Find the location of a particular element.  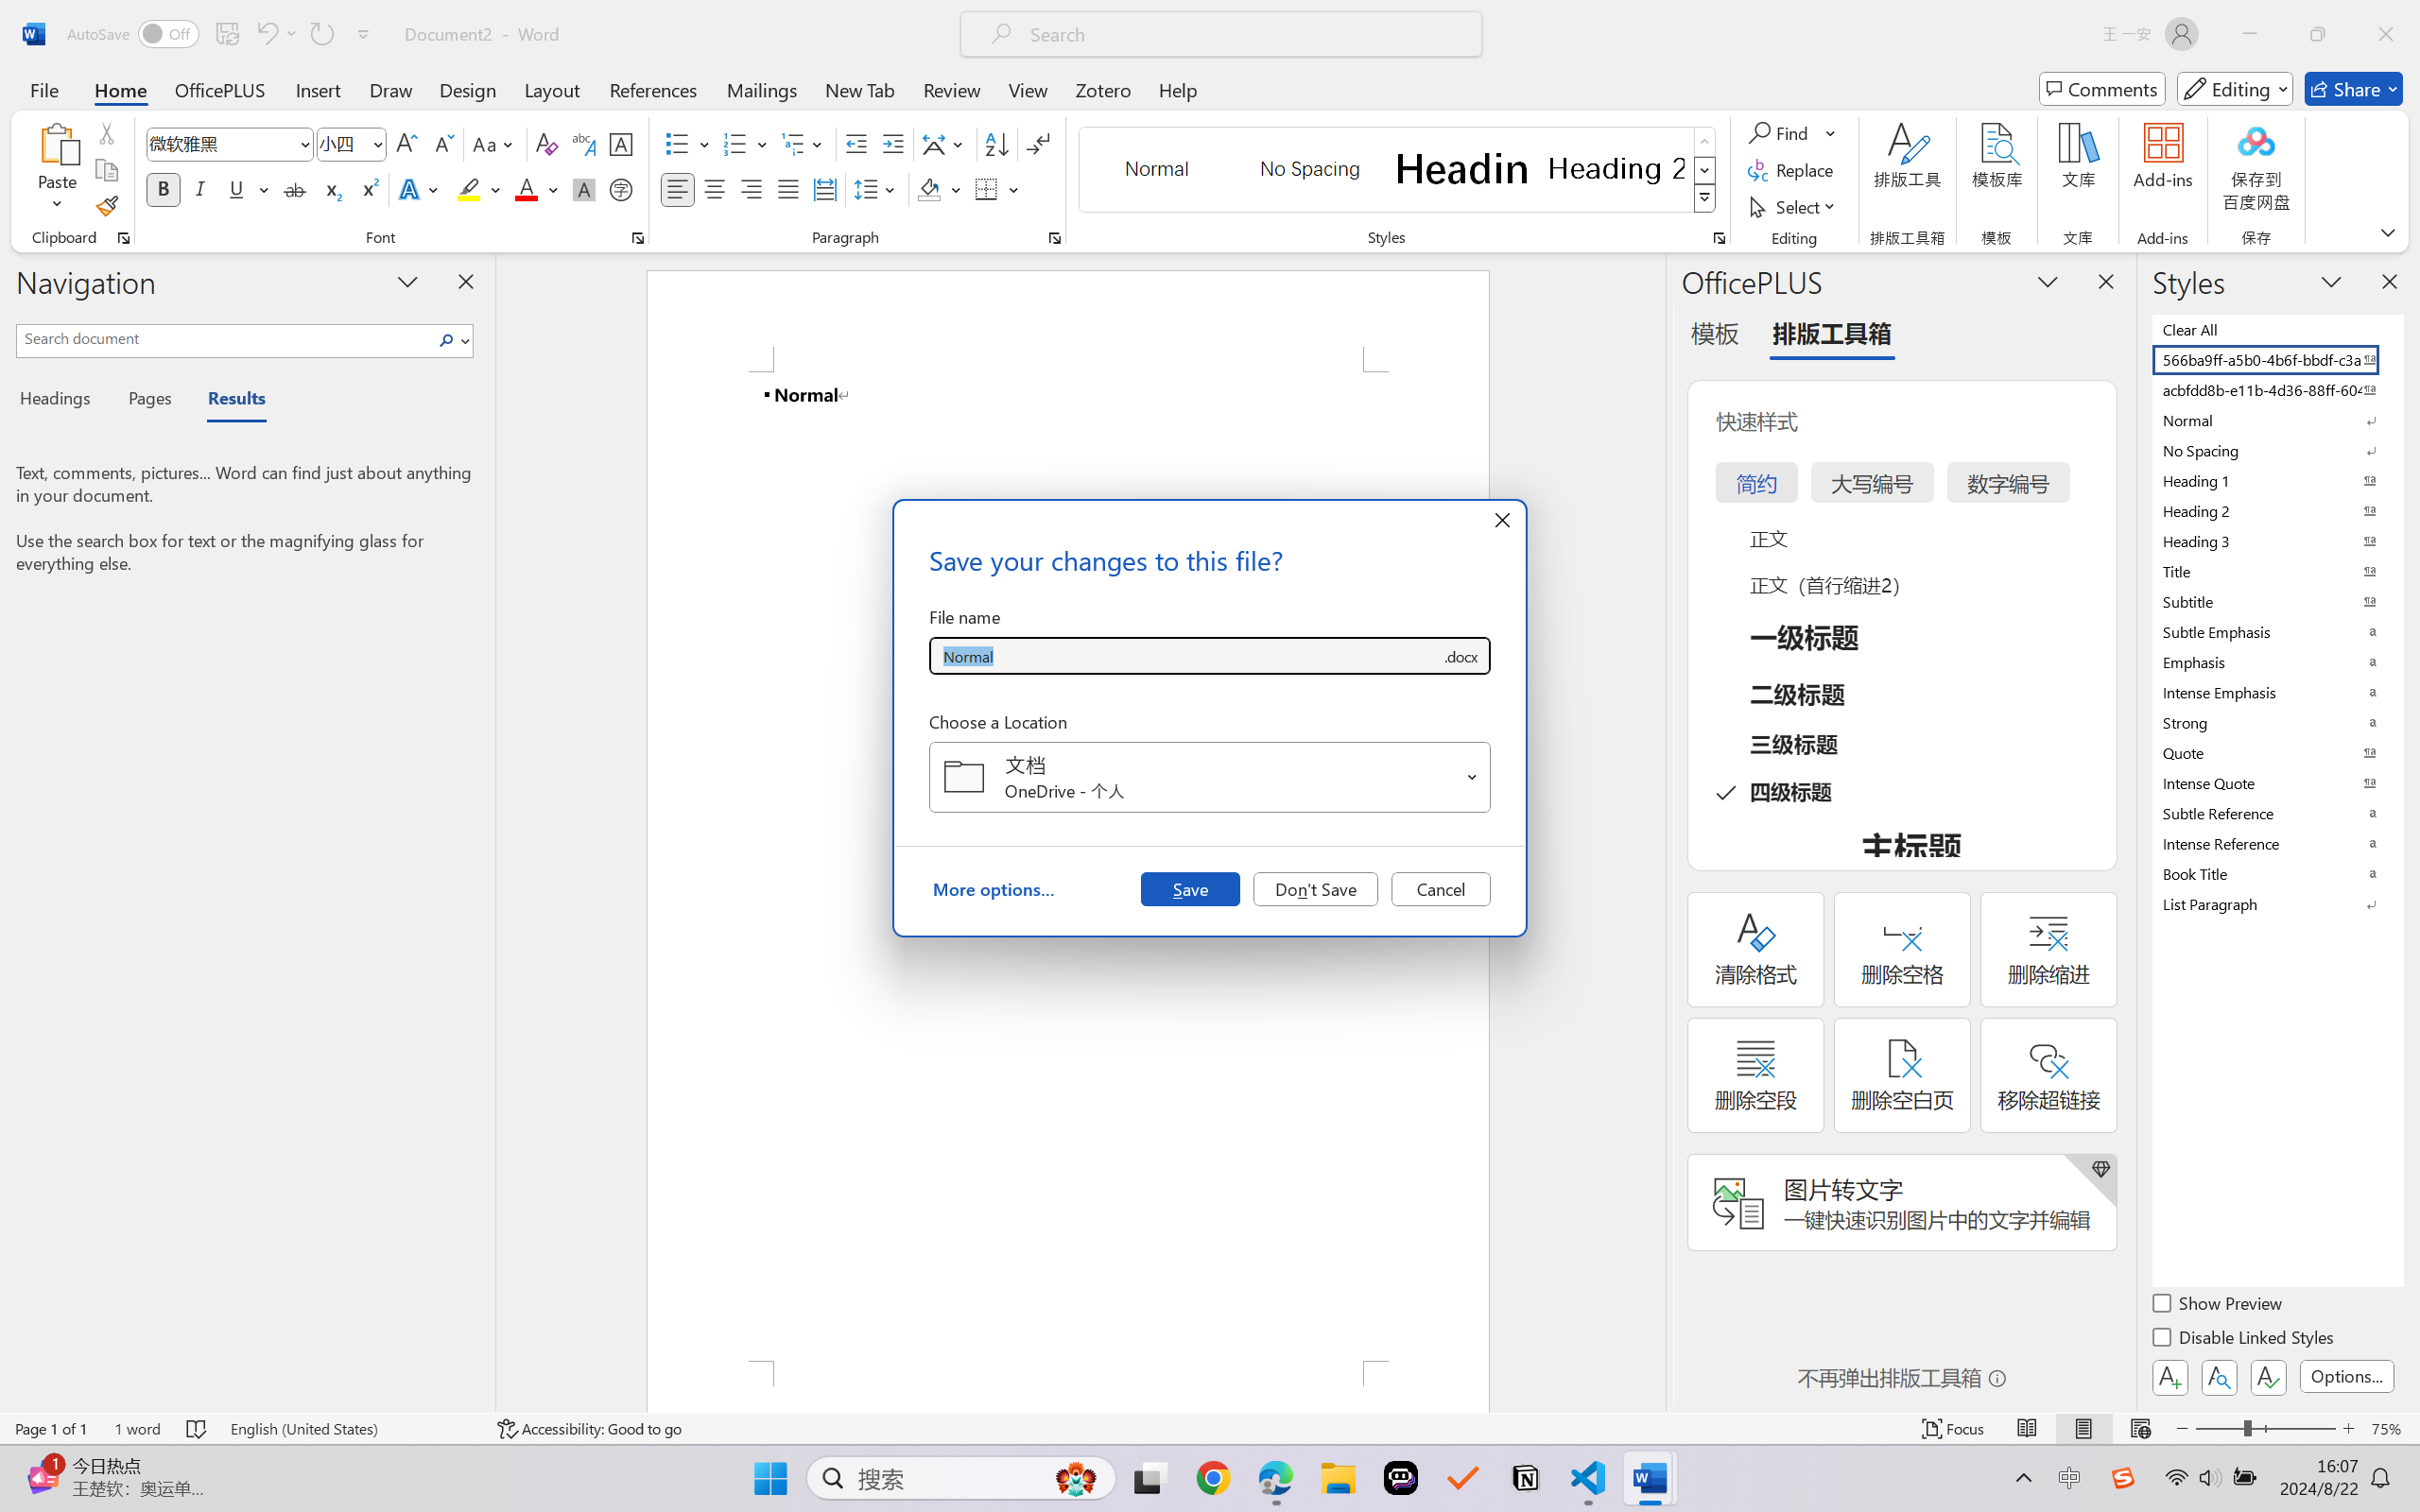

'Pages' is located at coordinates (147, 401).